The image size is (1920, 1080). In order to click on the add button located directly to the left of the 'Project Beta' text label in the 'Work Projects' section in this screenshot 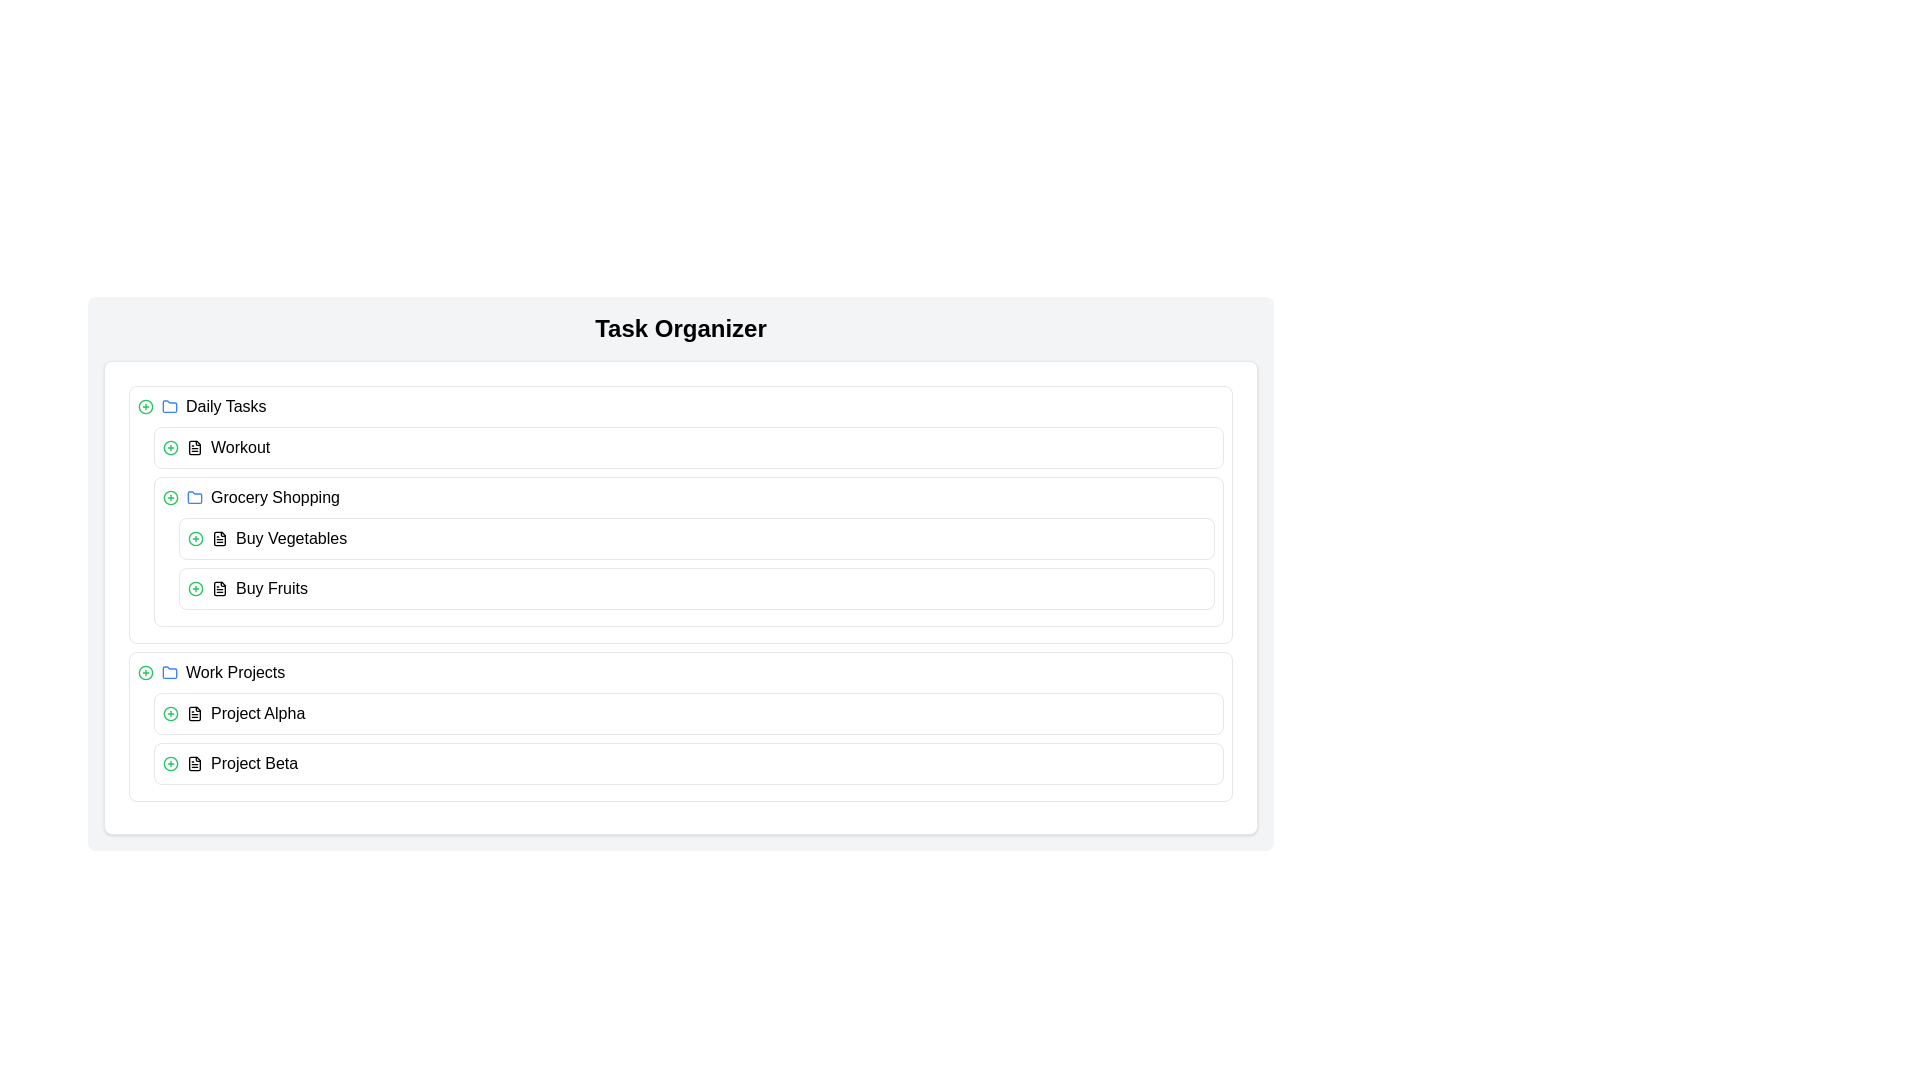, I will do `click(171, 763)`.